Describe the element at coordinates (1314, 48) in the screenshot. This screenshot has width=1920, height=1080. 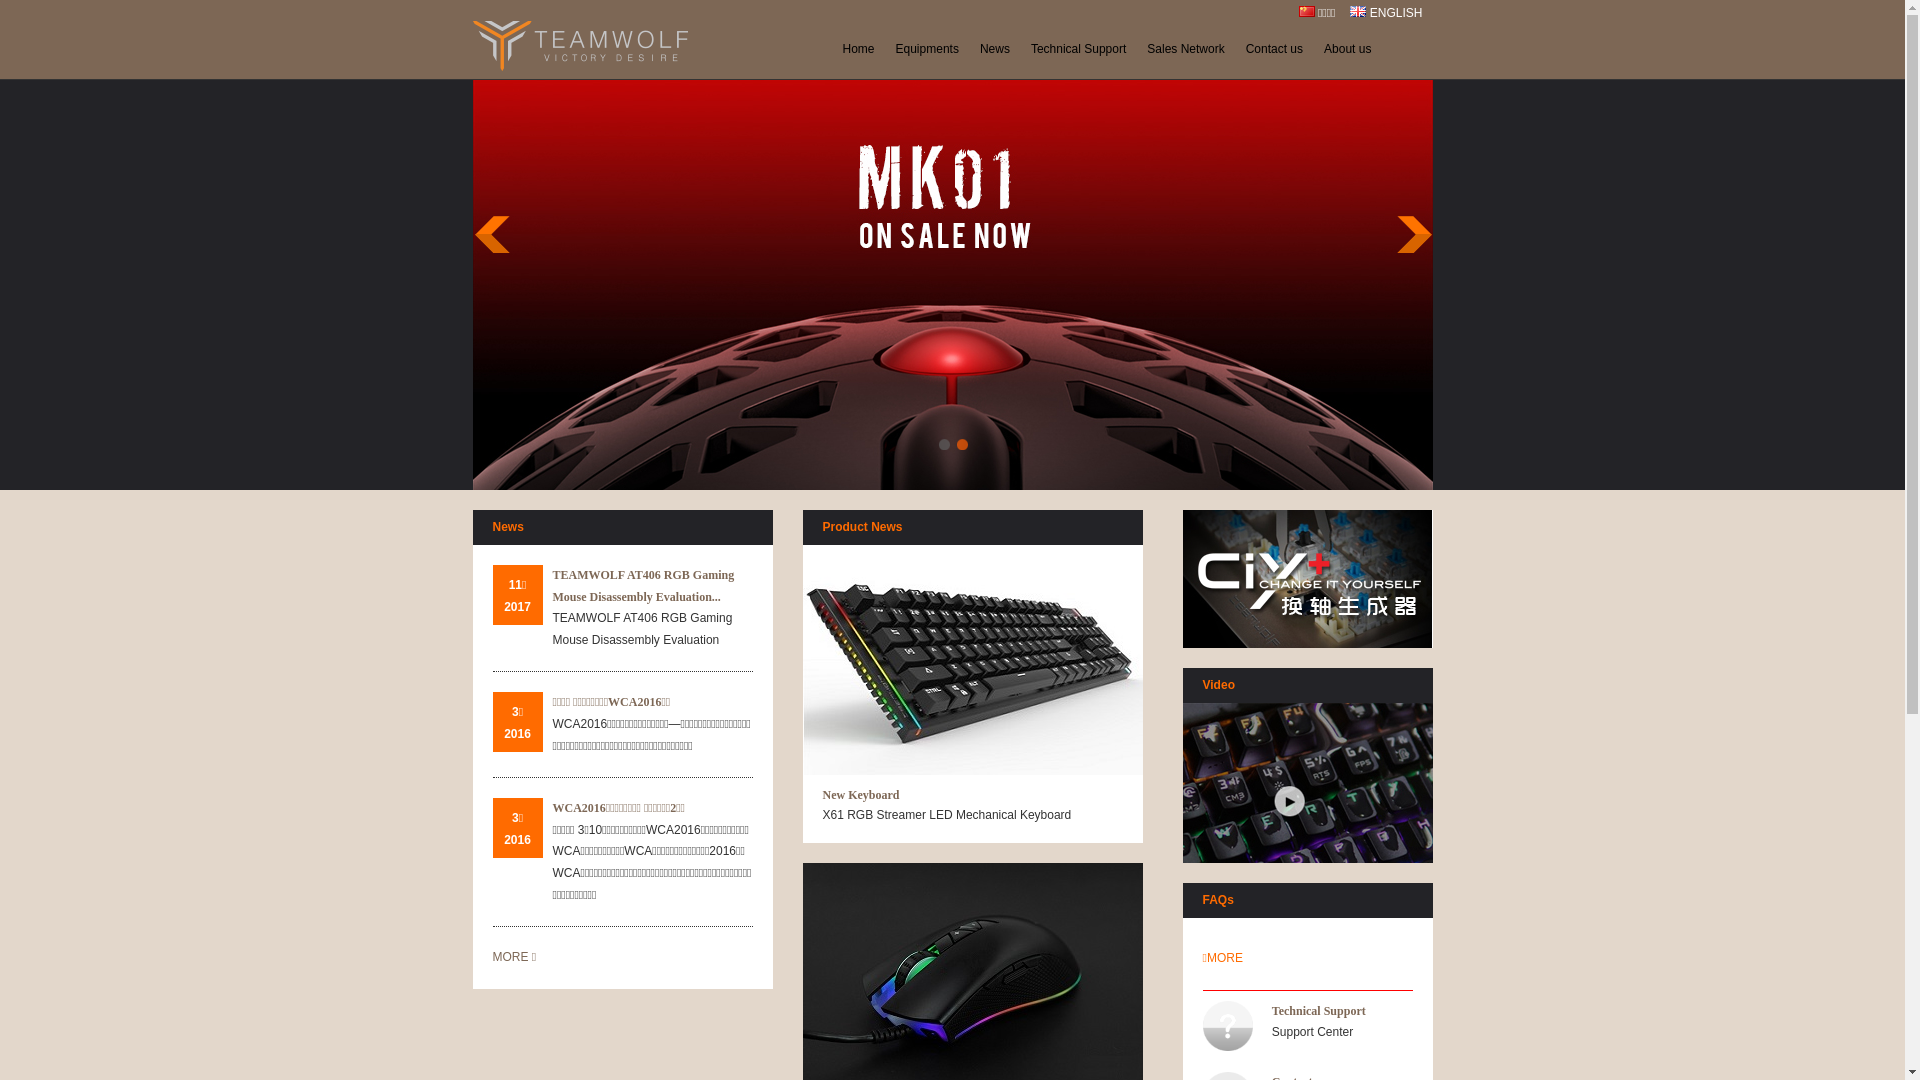
I see `'About us'` at that location.